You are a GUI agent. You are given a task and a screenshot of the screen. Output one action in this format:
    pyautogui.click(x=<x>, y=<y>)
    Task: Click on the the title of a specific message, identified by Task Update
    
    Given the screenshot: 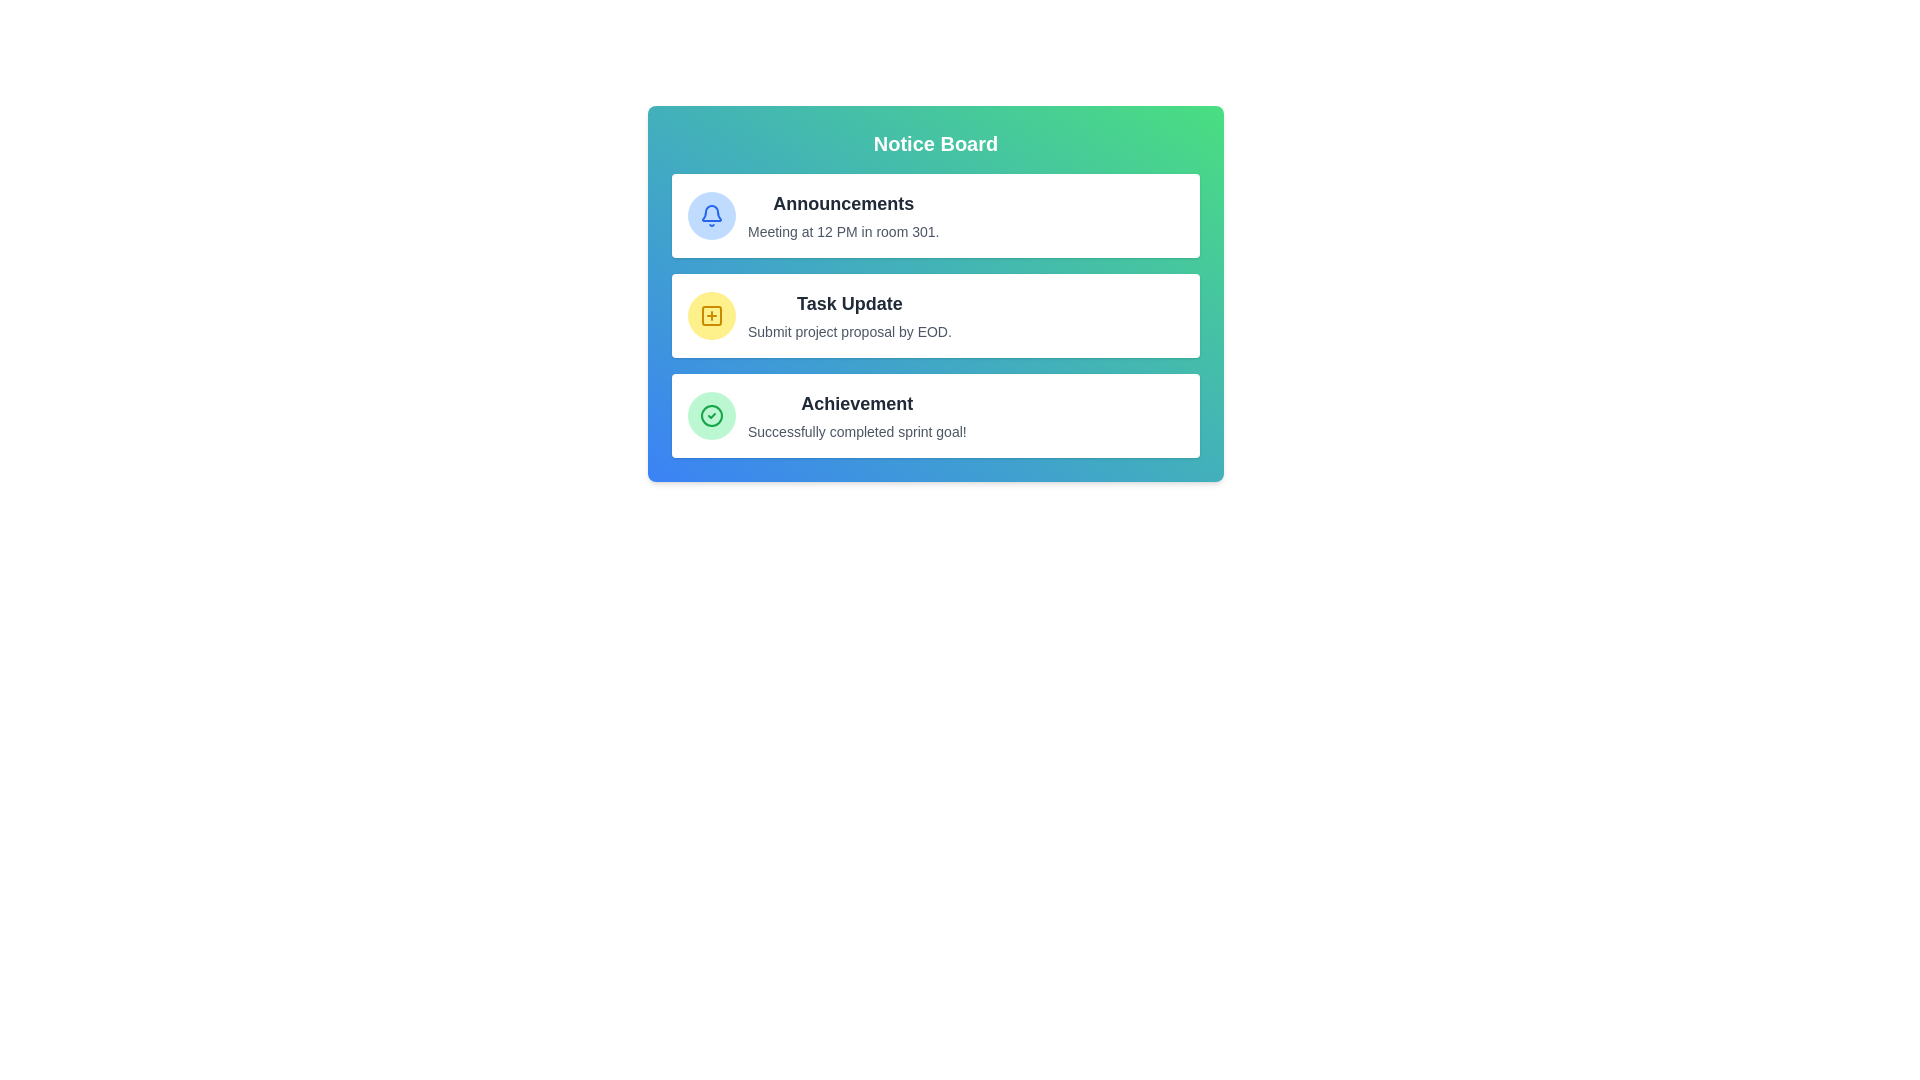 What is the action you would take?
    pyautogui.click(x=849, y=304)
    